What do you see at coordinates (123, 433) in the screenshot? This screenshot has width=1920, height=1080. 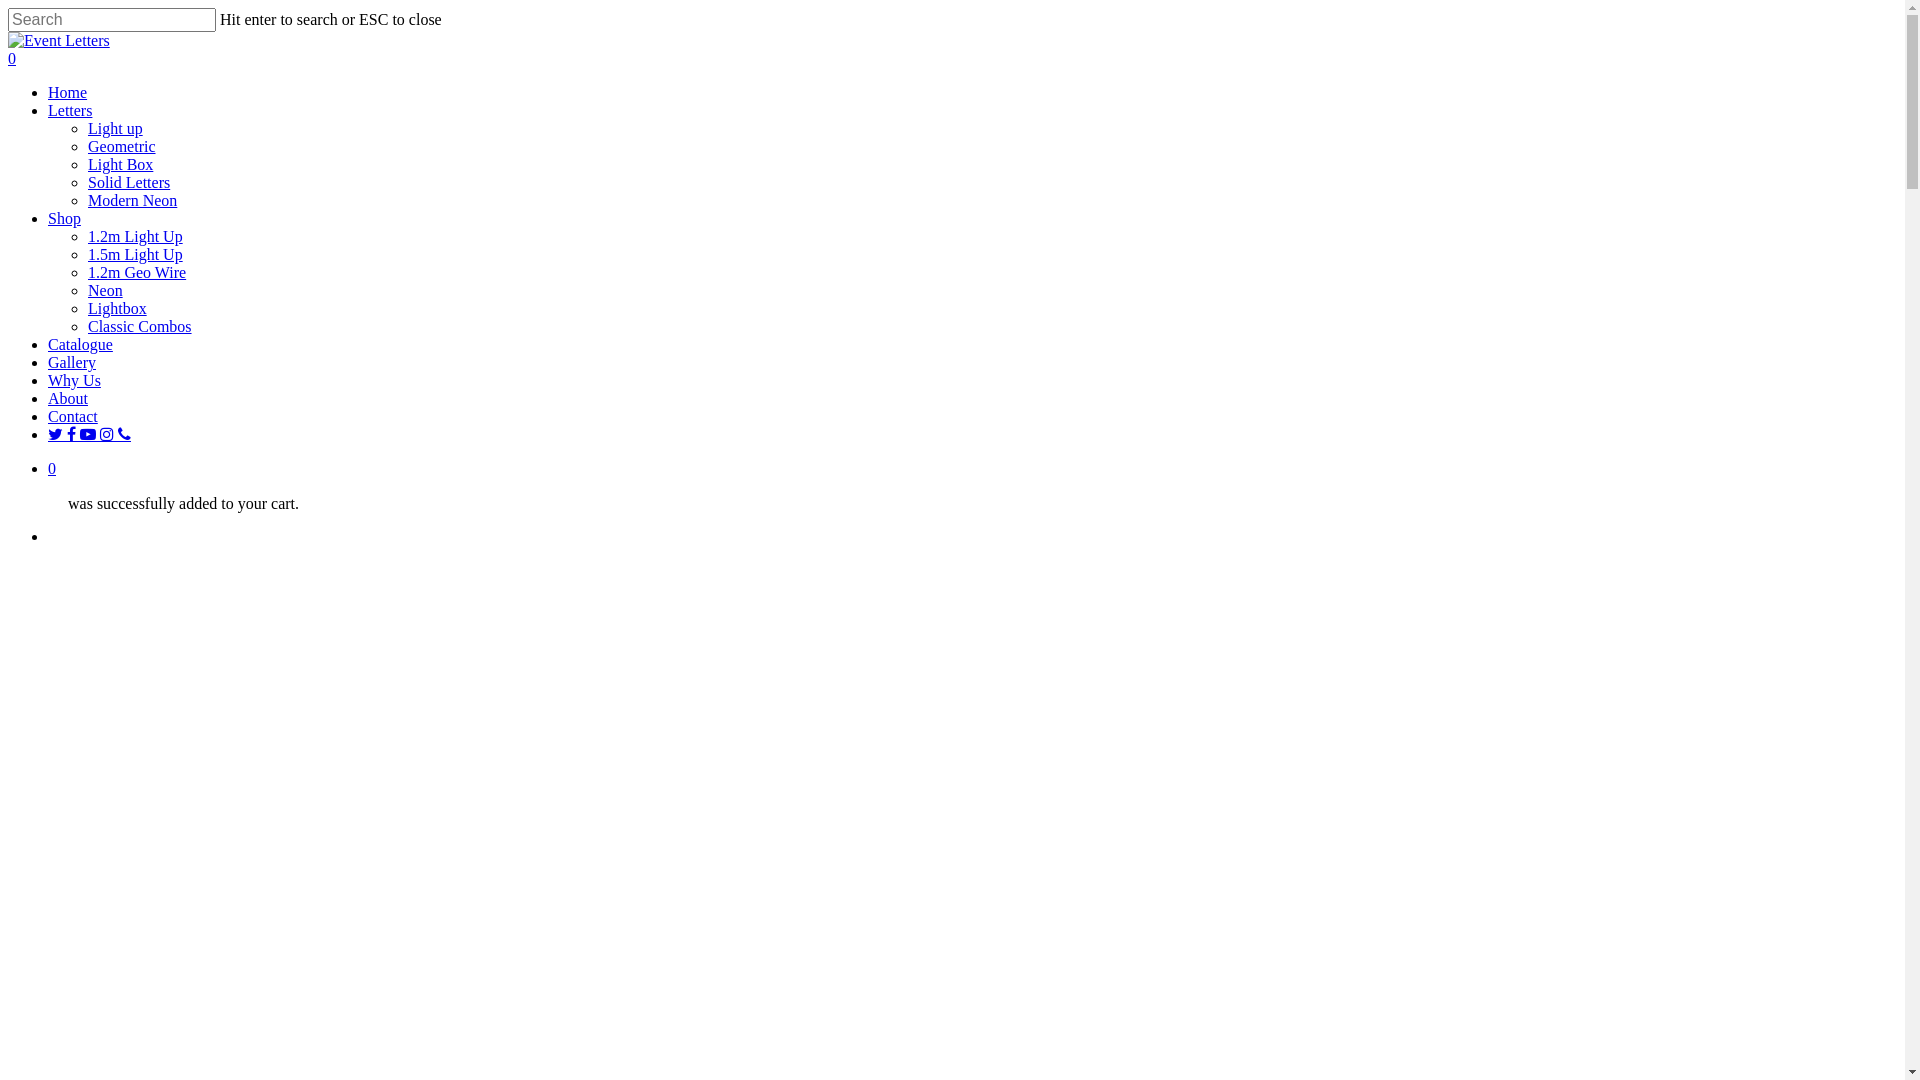 I see `'phone'` at bounding box center [123, 433].